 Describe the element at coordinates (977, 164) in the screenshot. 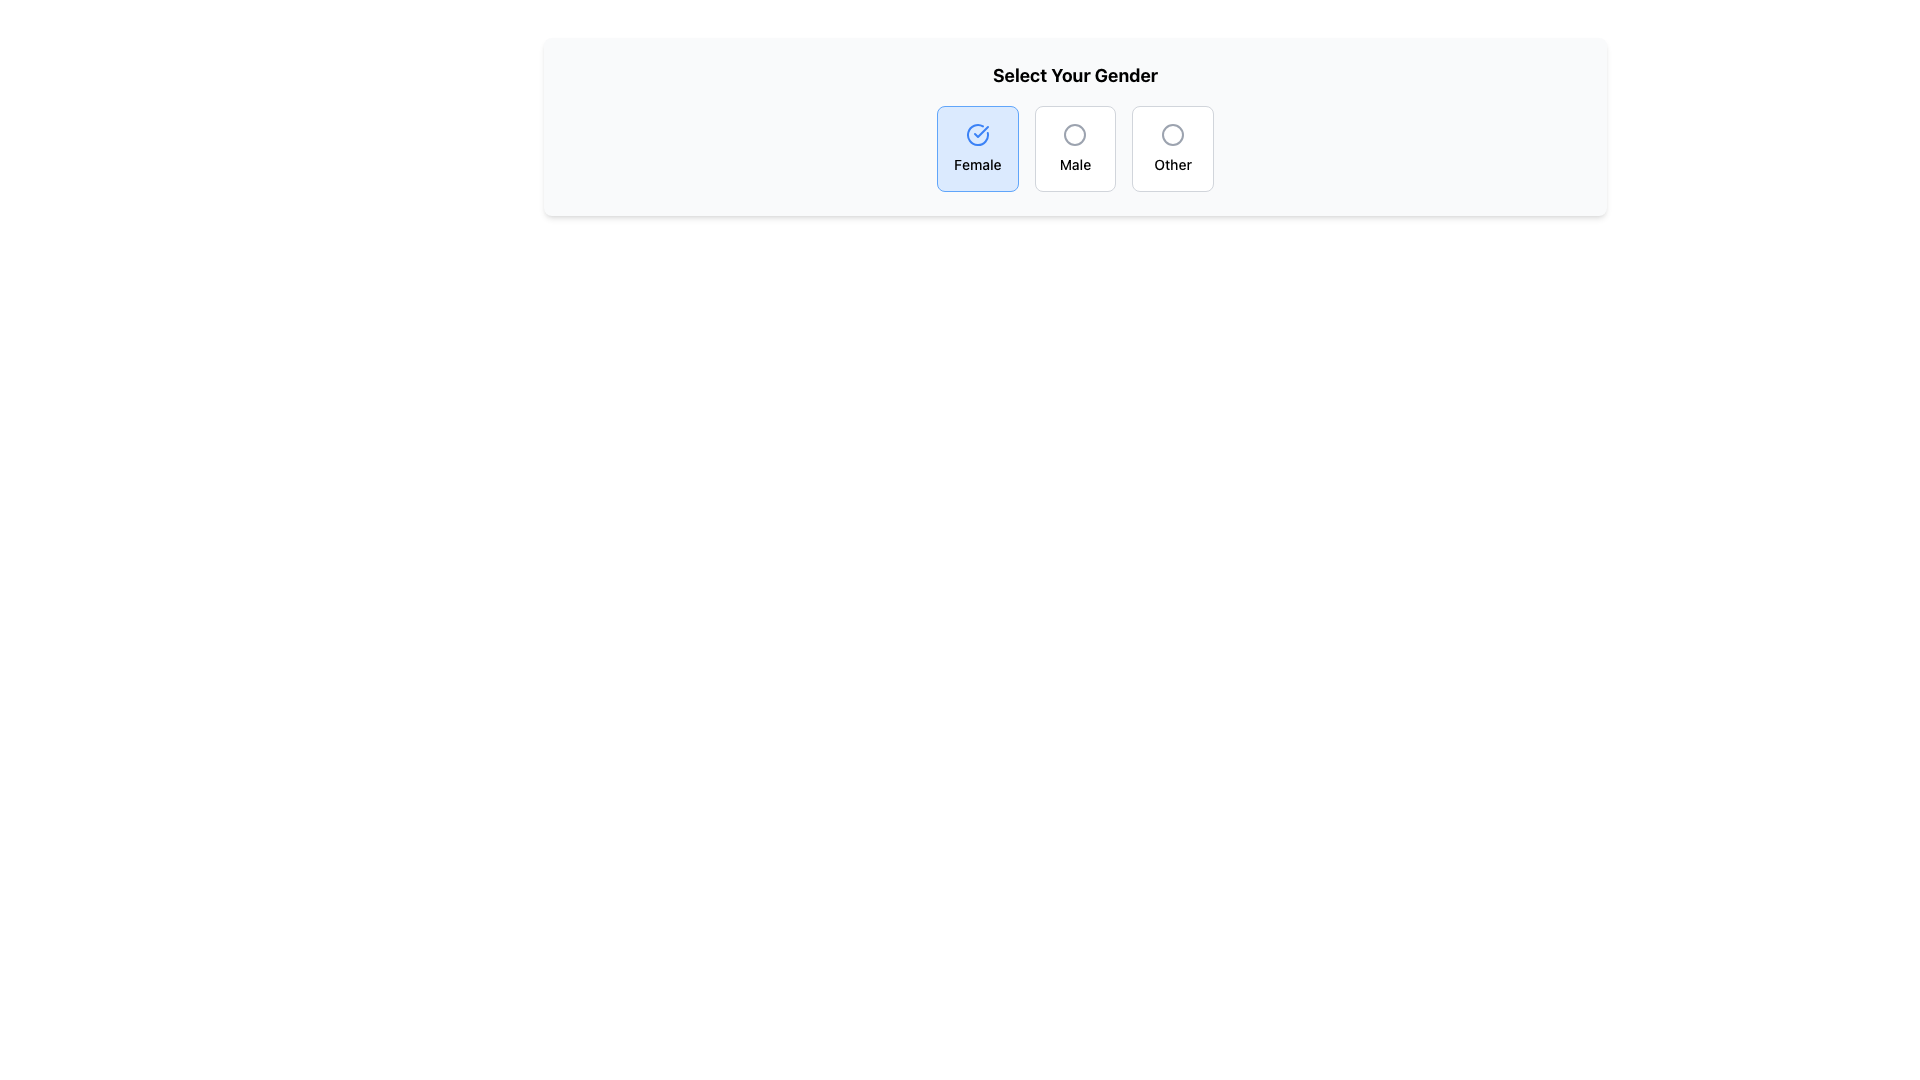

I see `the text label 'Female' which is styled with a small font size and medium weight, located beneath a circular checkmark icon in a rounded rectangular section with a blue background` at that location.